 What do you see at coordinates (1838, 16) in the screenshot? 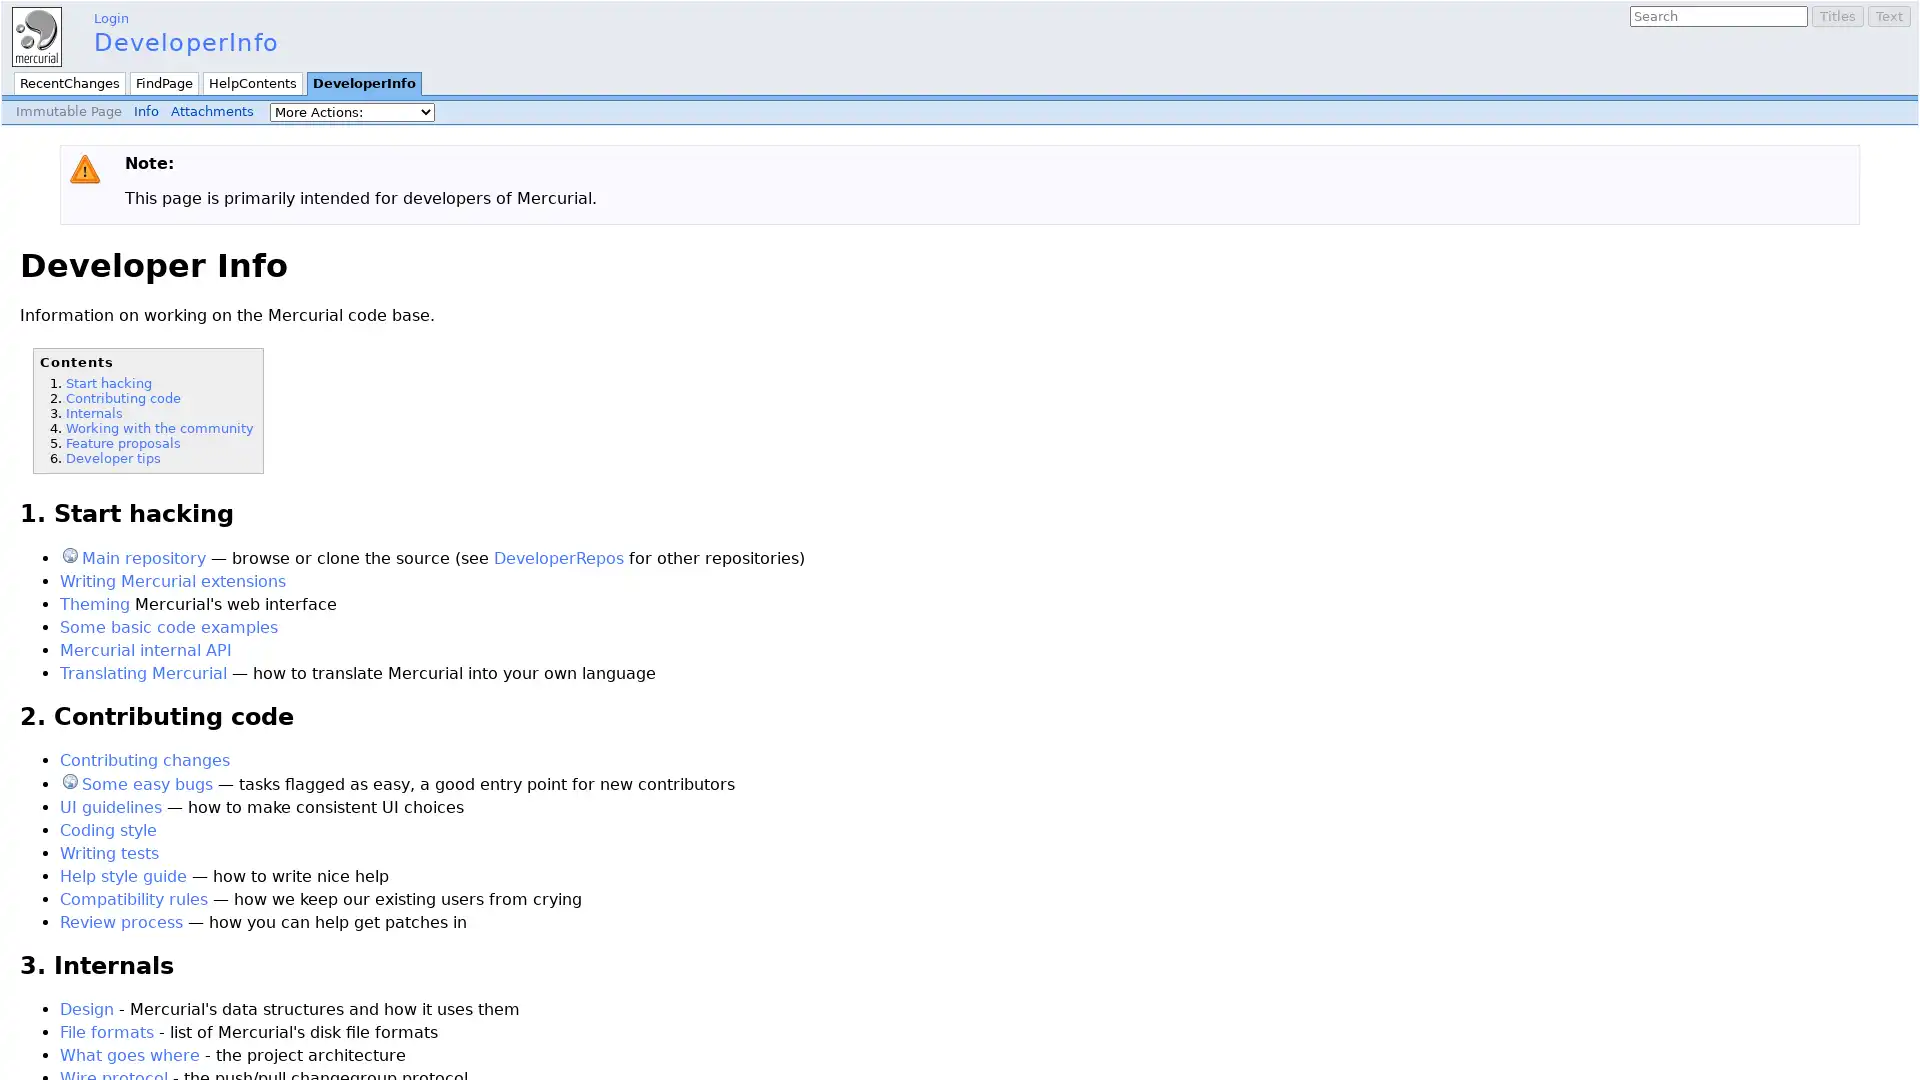
I see `Titles` at bounding box center [1838, 16].